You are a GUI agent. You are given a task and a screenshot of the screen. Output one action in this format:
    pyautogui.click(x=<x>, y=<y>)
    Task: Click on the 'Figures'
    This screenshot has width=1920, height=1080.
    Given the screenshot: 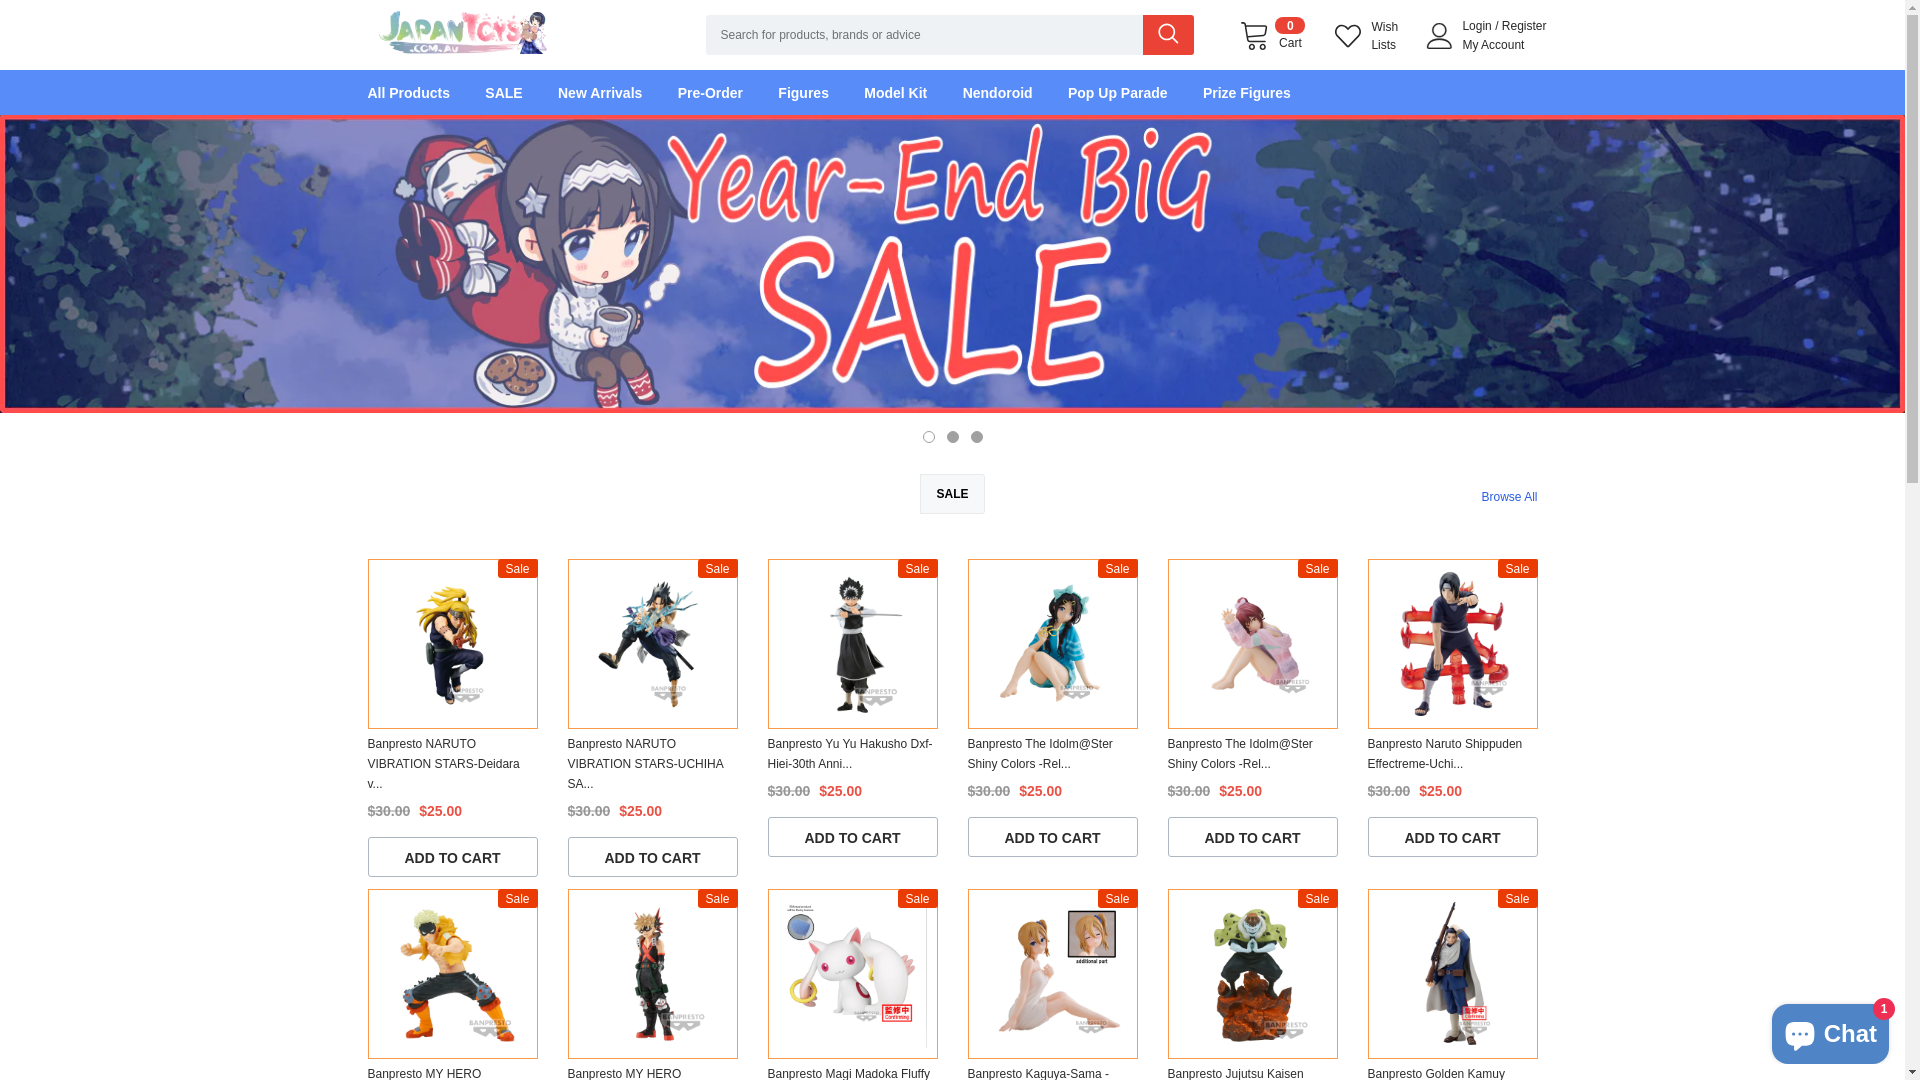 What is the action you would take?
    pyautogui.click(x=776, y=92)
    